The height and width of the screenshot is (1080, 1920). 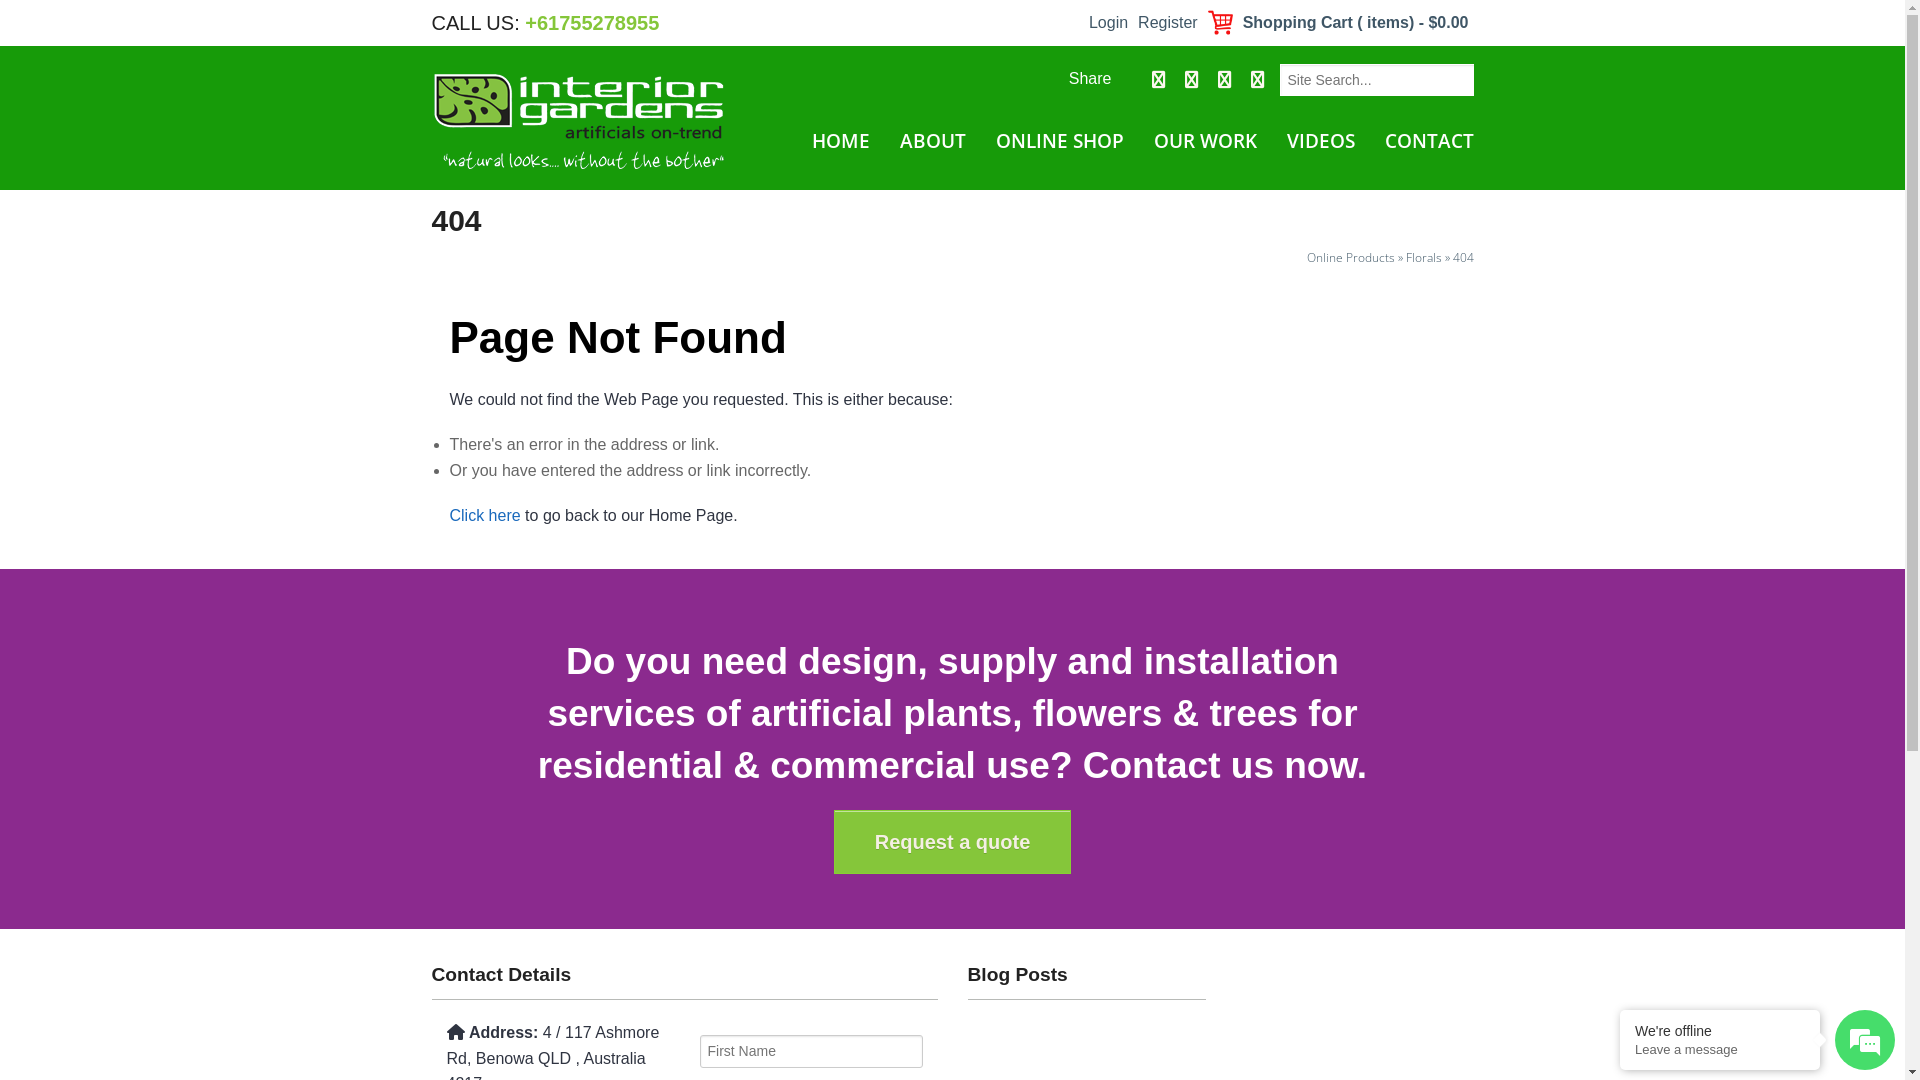 I want to click on 'ONLINE SHOP', so click(x=989, y=140).